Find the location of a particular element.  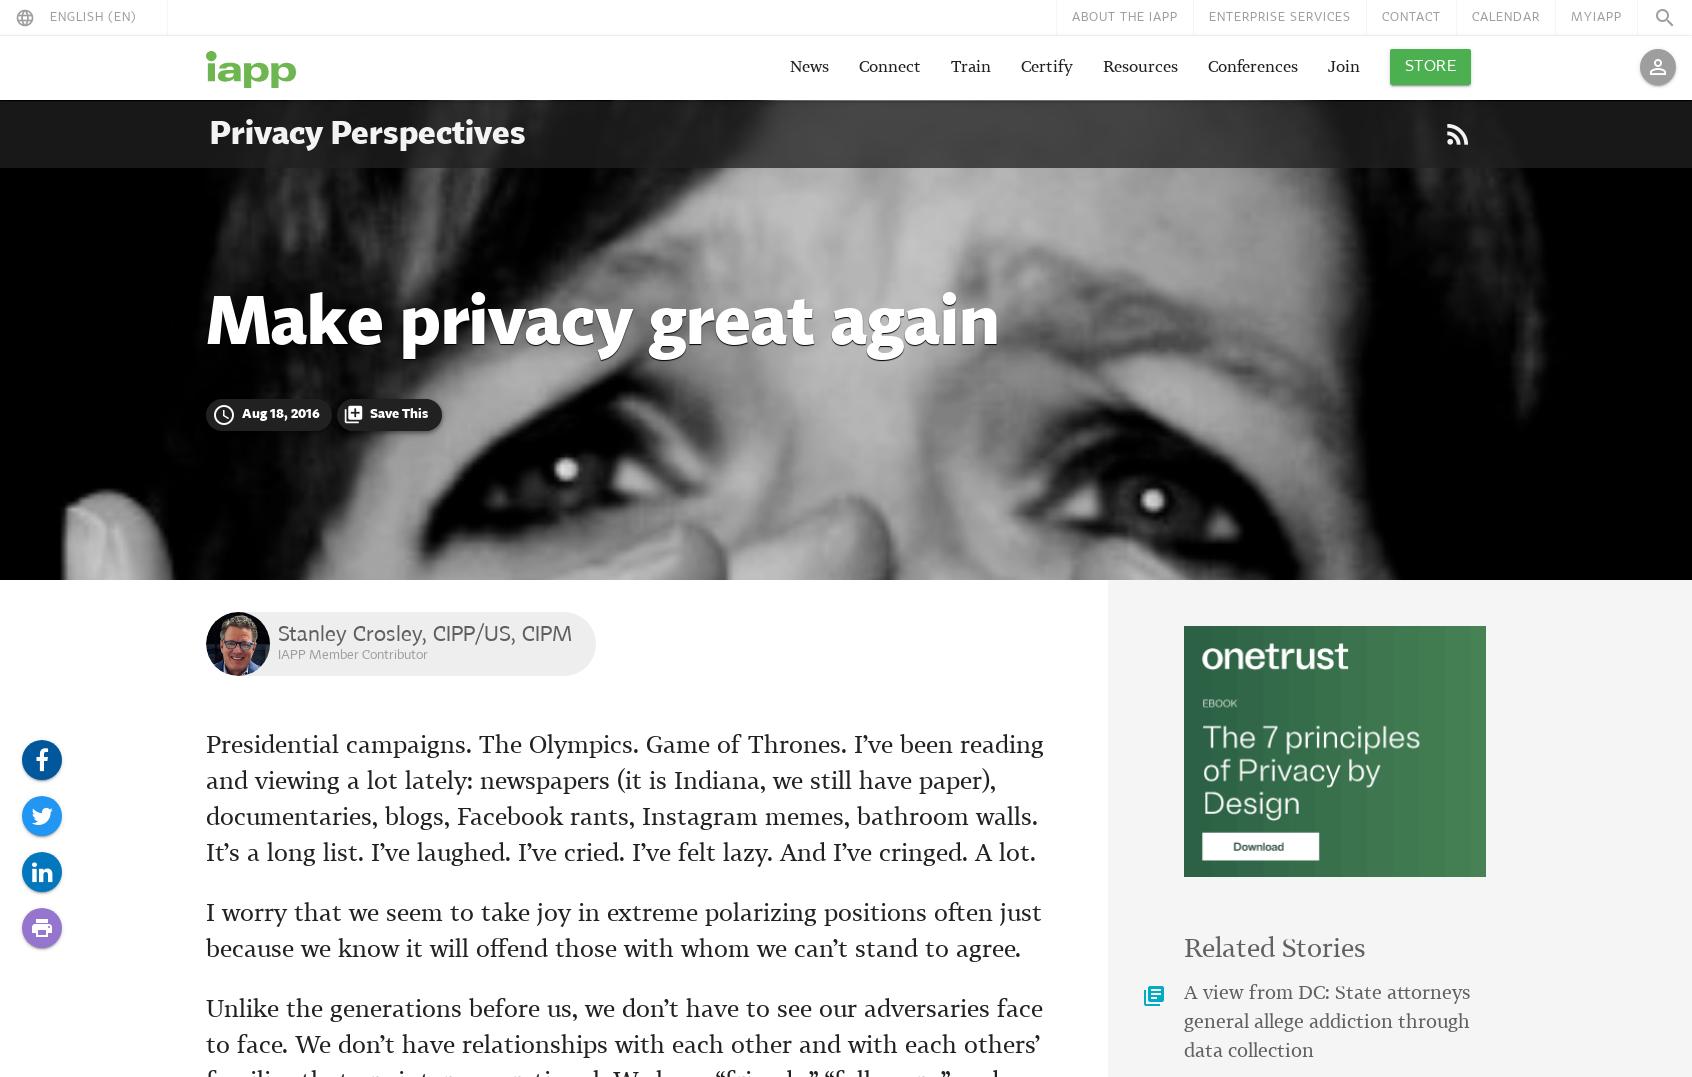

'IAPP Member Contributor' is located at coordinates (351, 654).